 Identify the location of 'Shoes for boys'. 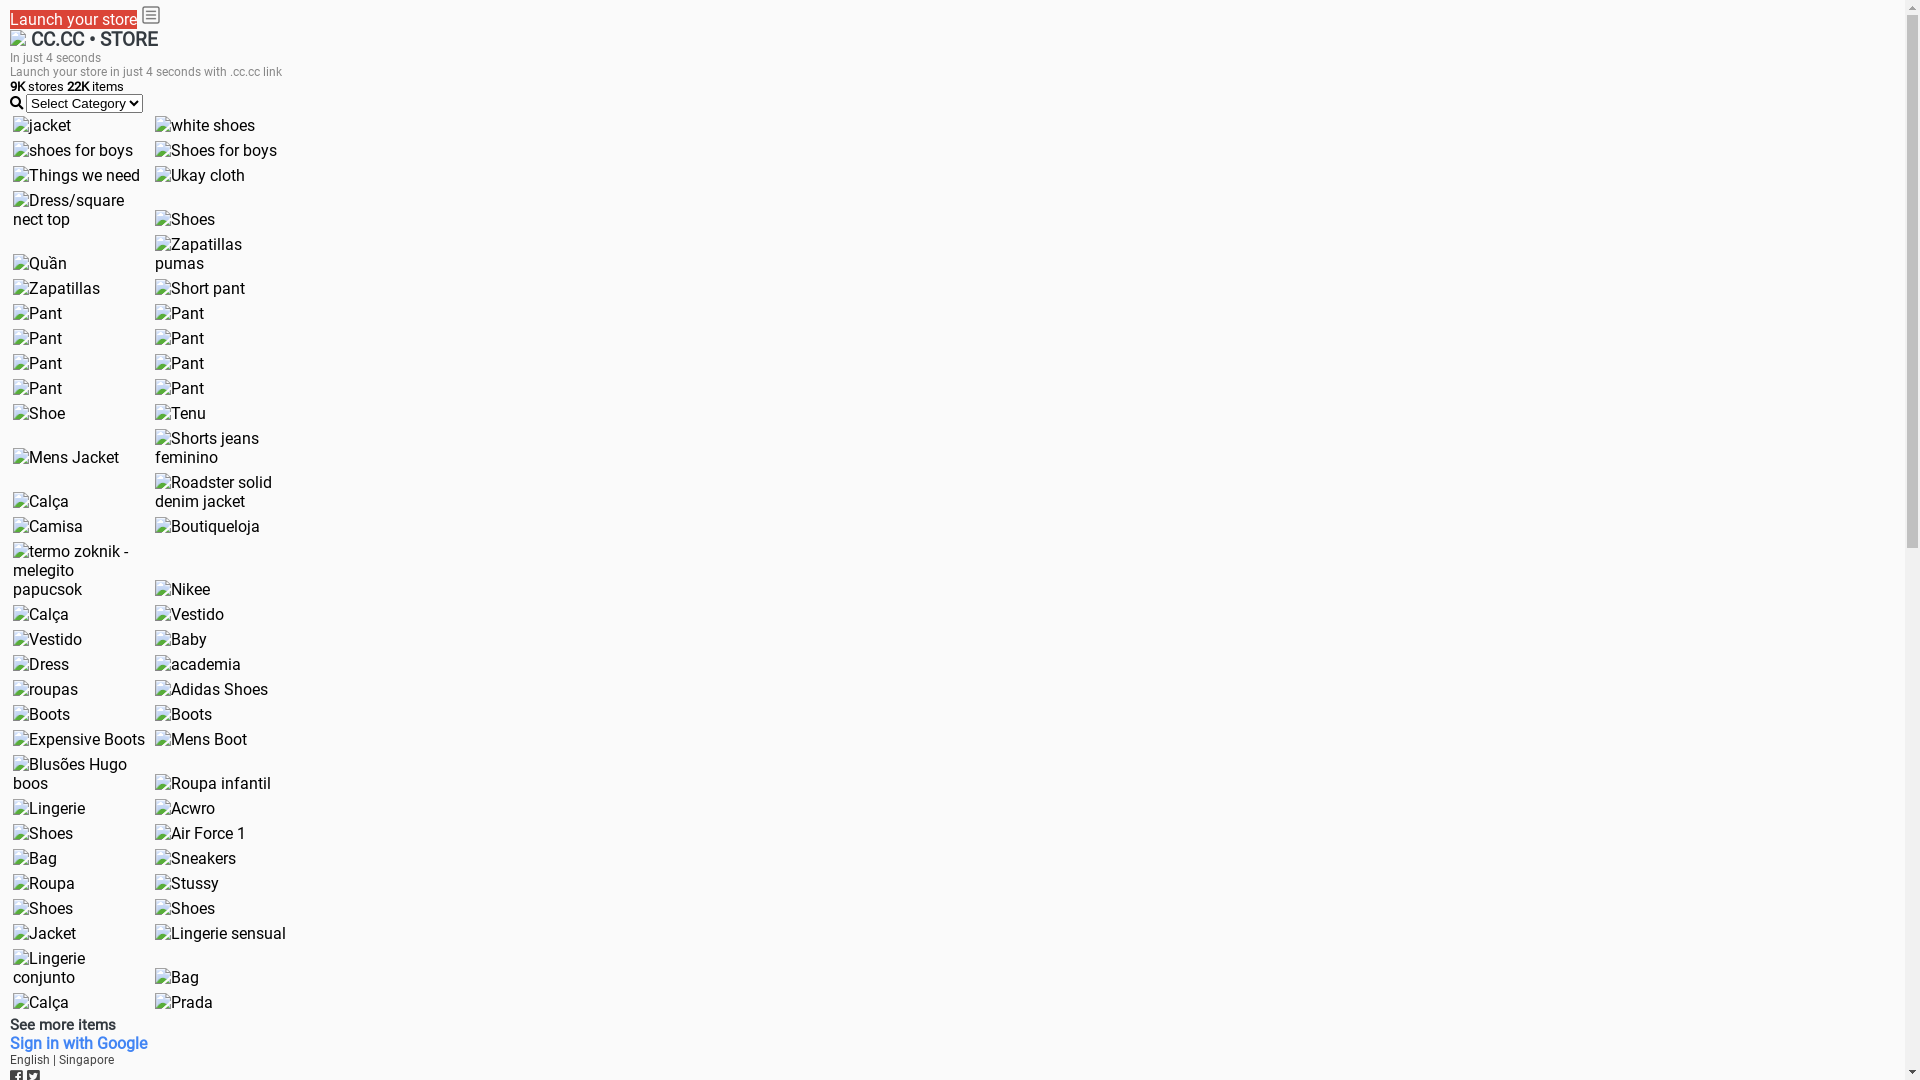
(216, 149).